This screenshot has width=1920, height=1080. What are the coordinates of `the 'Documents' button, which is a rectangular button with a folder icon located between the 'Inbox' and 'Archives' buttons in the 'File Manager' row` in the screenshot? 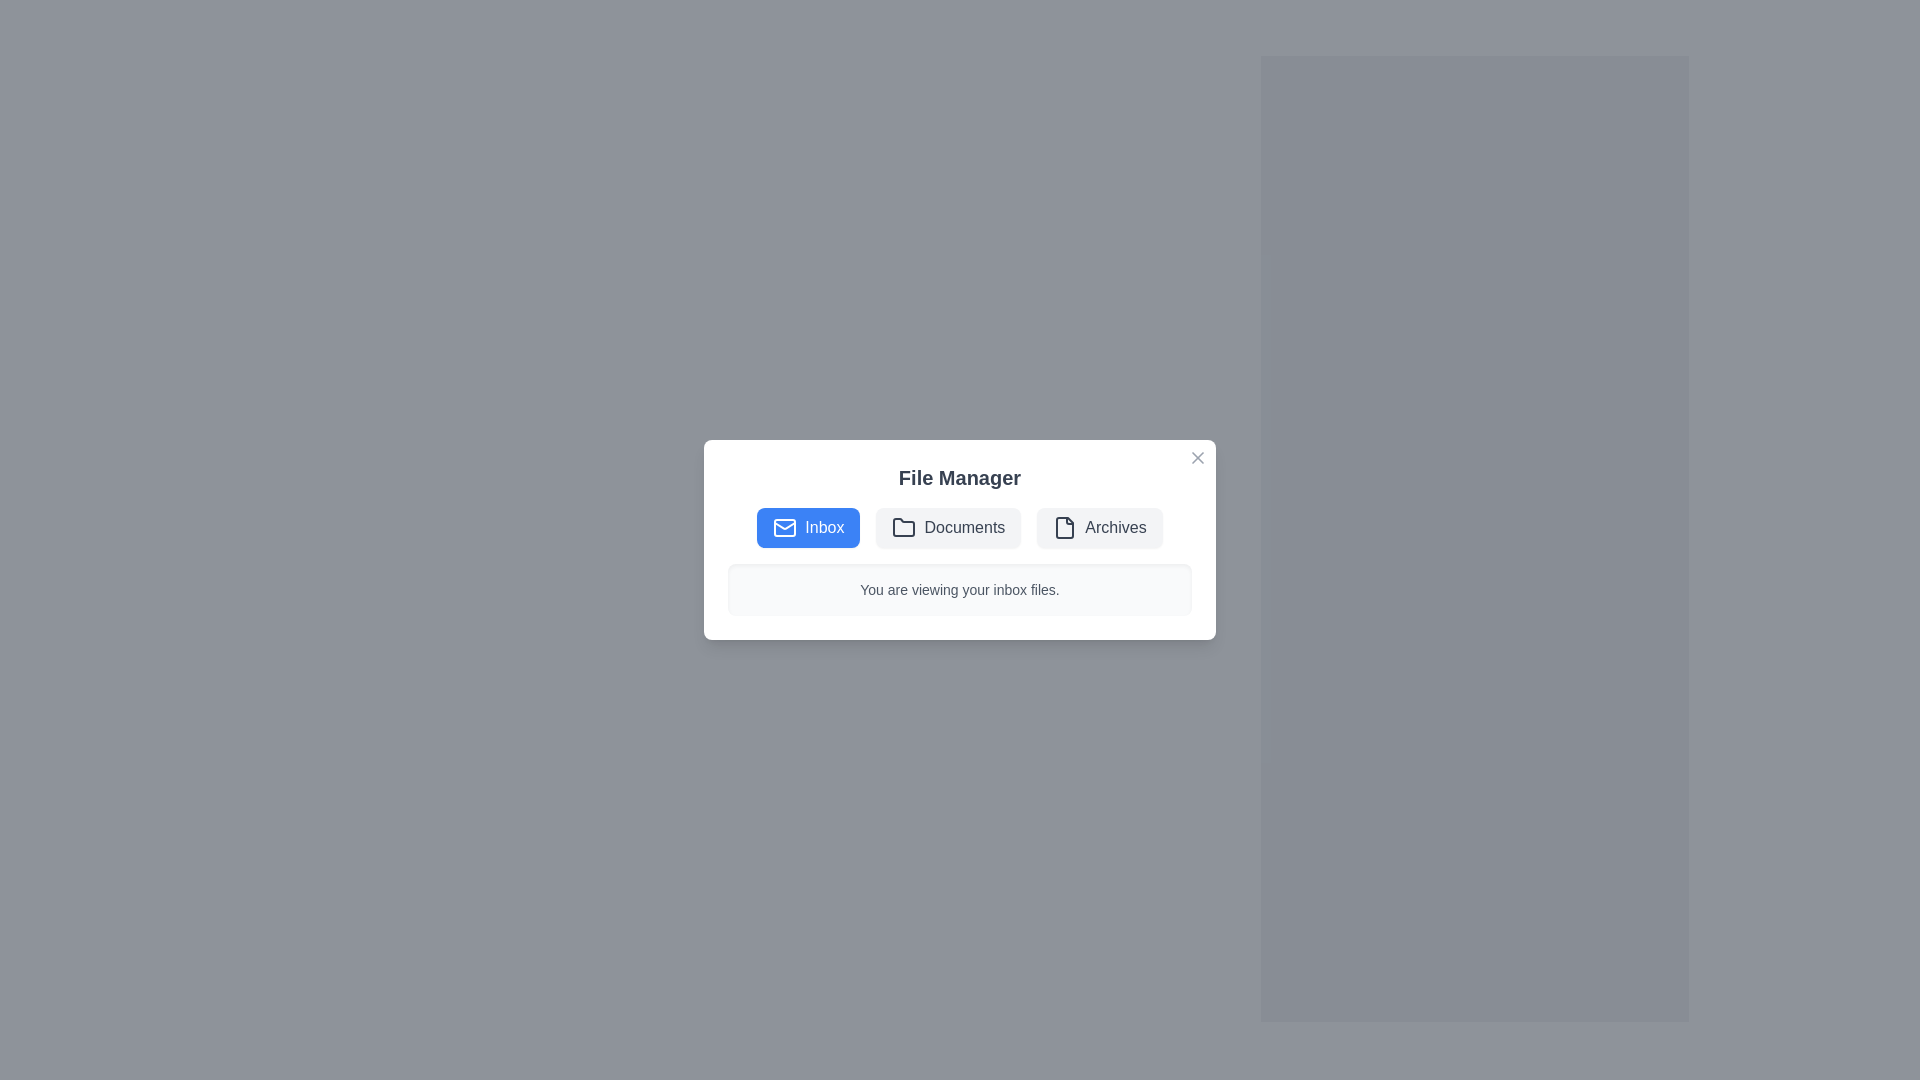 It's located at (947, 527).